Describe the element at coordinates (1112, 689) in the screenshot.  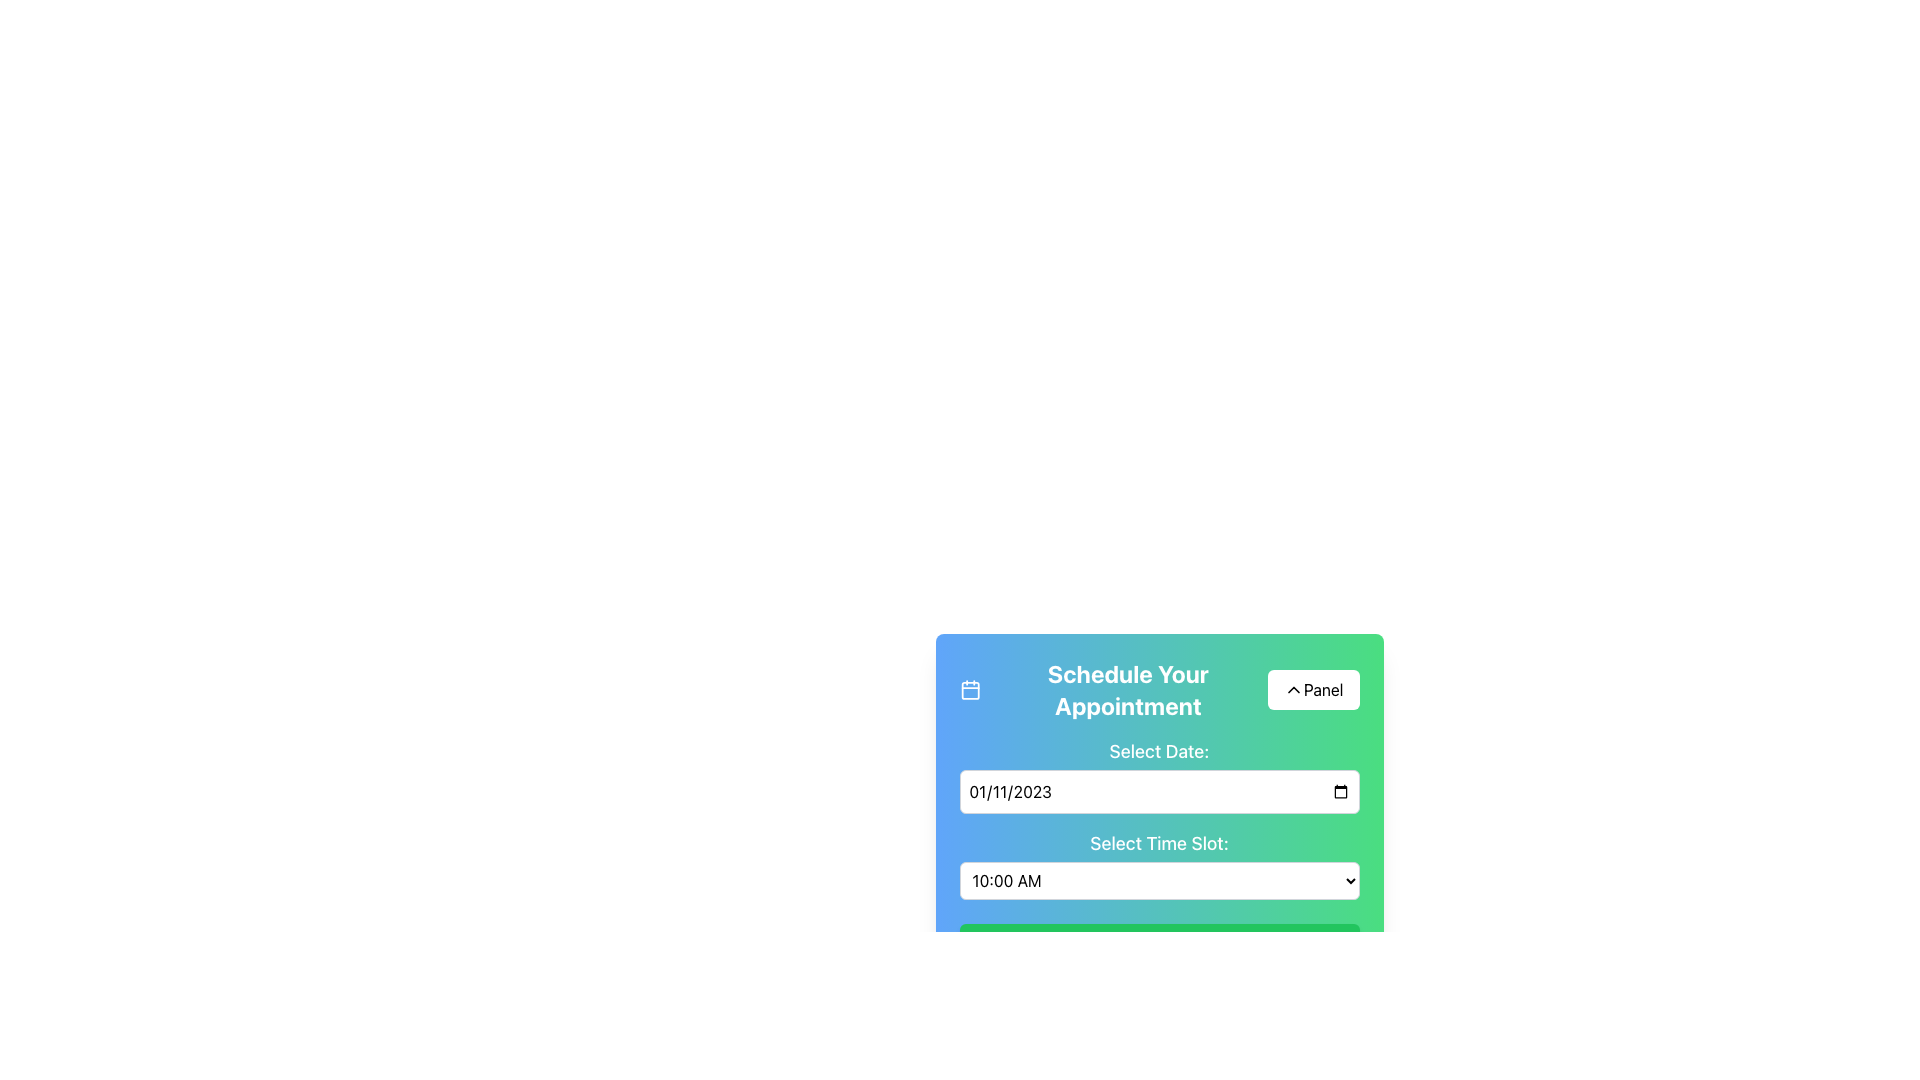
I see `the header text 'Schedule Your Appointment'` at that location.